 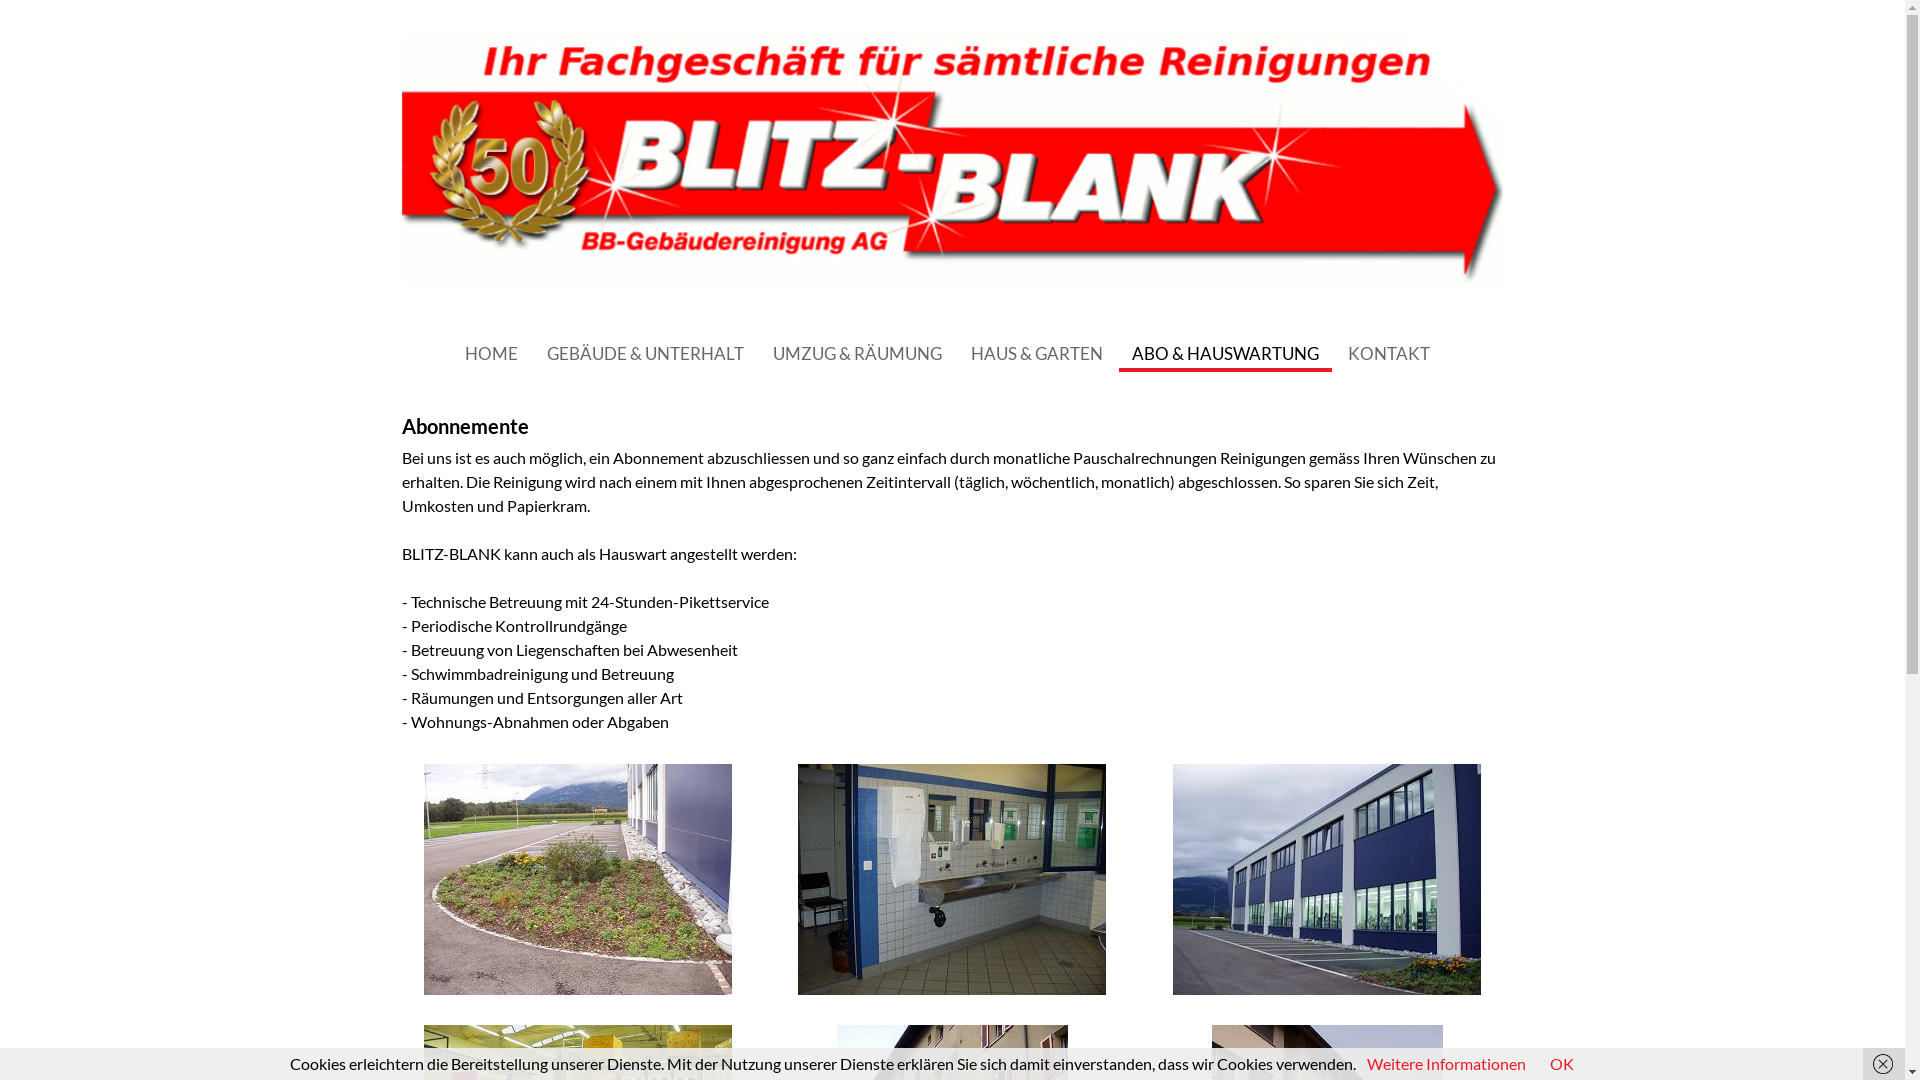 What do you see at coordinates (1387, 352) in the screenshot?
I see `'KONTAKT'` at bounding box center [1387, 352].